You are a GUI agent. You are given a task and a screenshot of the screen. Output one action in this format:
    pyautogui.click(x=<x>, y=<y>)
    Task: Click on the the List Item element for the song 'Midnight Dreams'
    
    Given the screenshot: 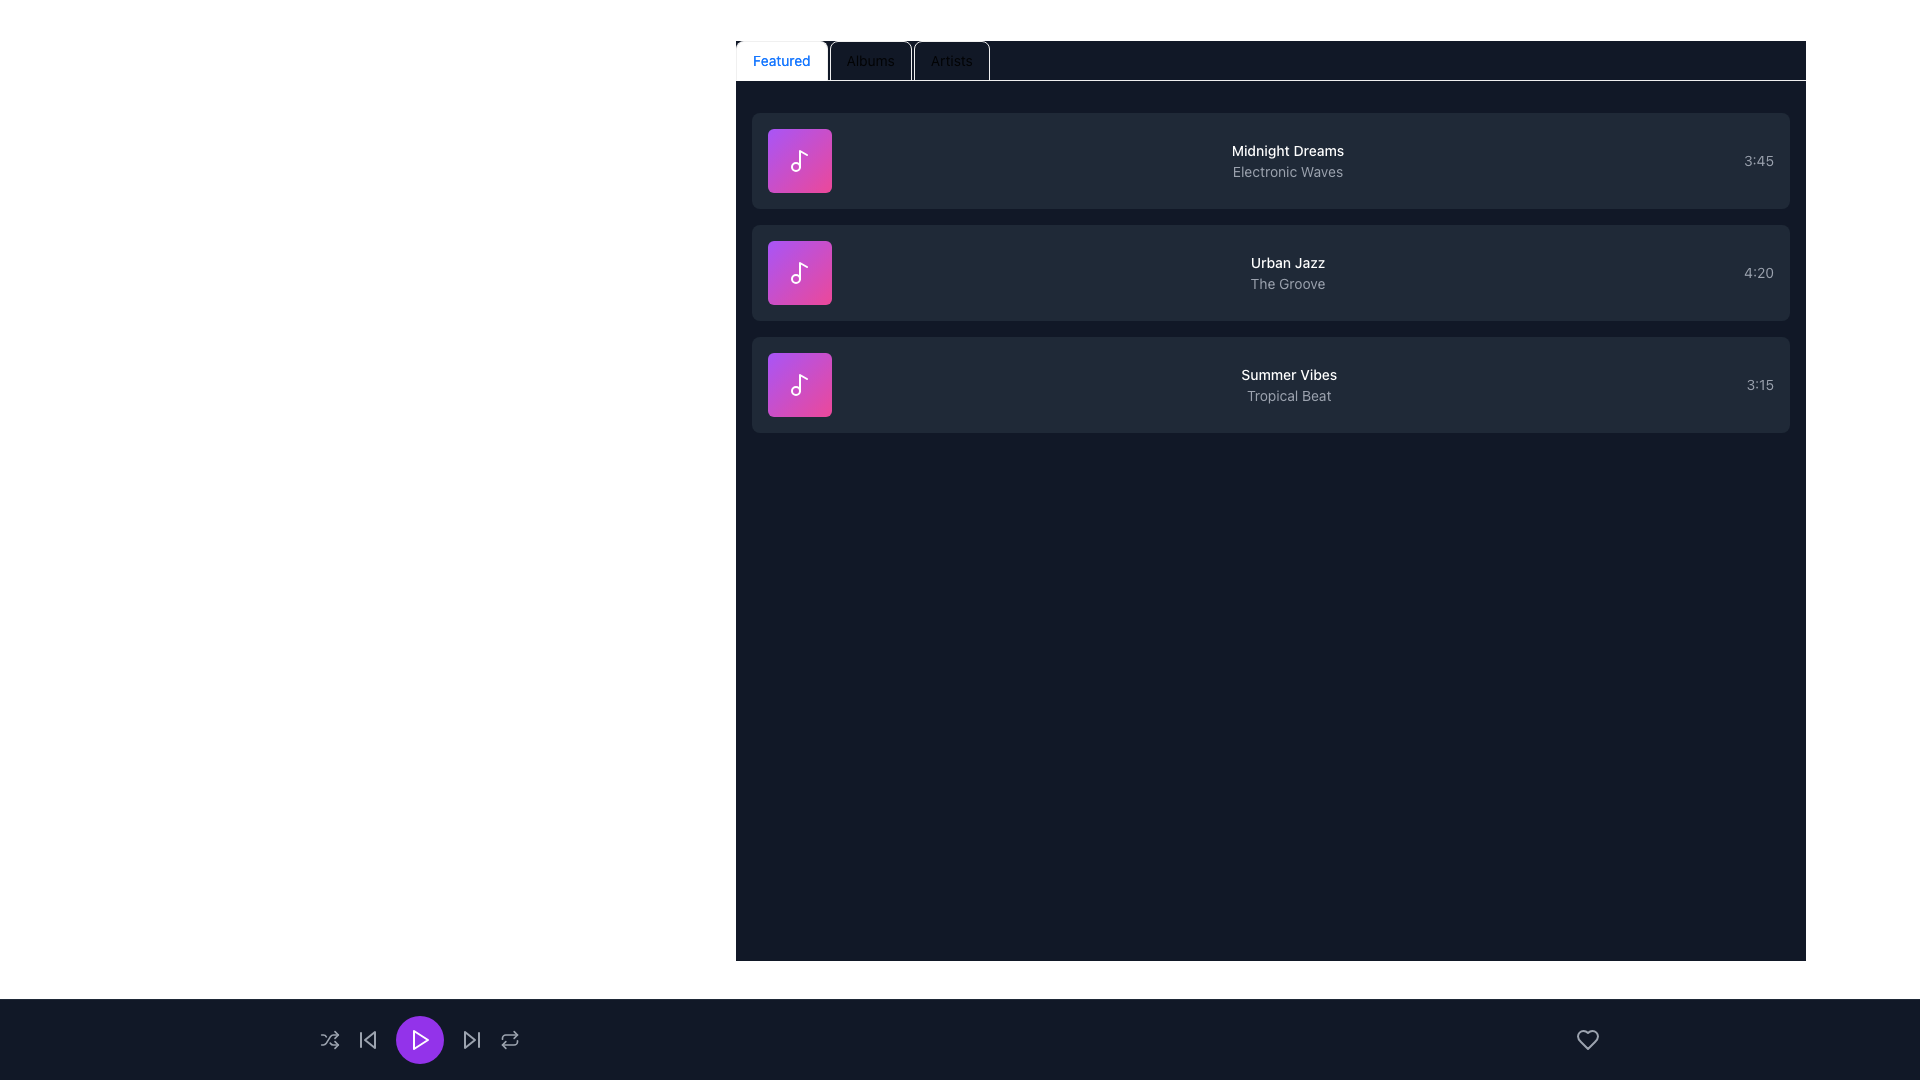 What is the action you would take?
    pyautogui.click(x=1270, y=160)
    